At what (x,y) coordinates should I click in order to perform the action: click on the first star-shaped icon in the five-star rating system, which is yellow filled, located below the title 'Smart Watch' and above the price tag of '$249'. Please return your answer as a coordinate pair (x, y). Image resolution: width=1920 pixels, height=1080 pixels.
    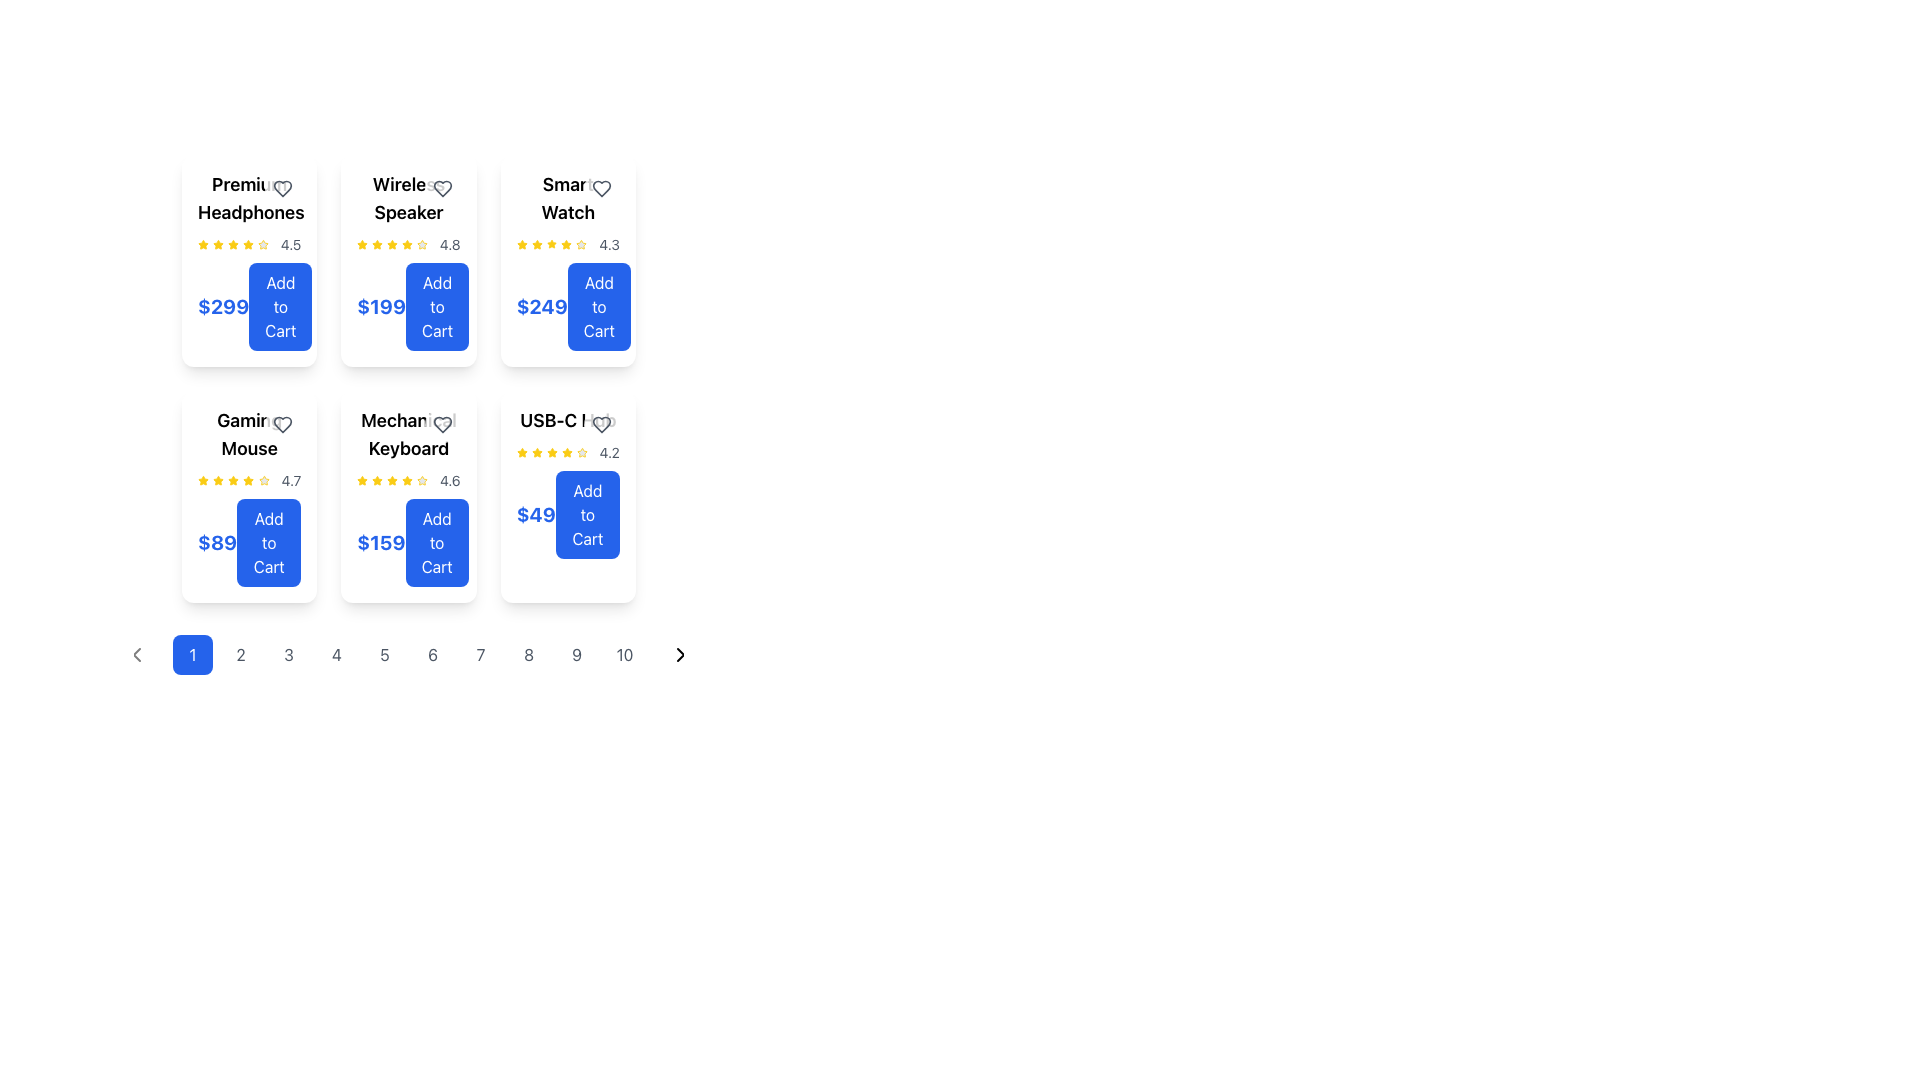
    Looking at the image, I should click on (522, 244).